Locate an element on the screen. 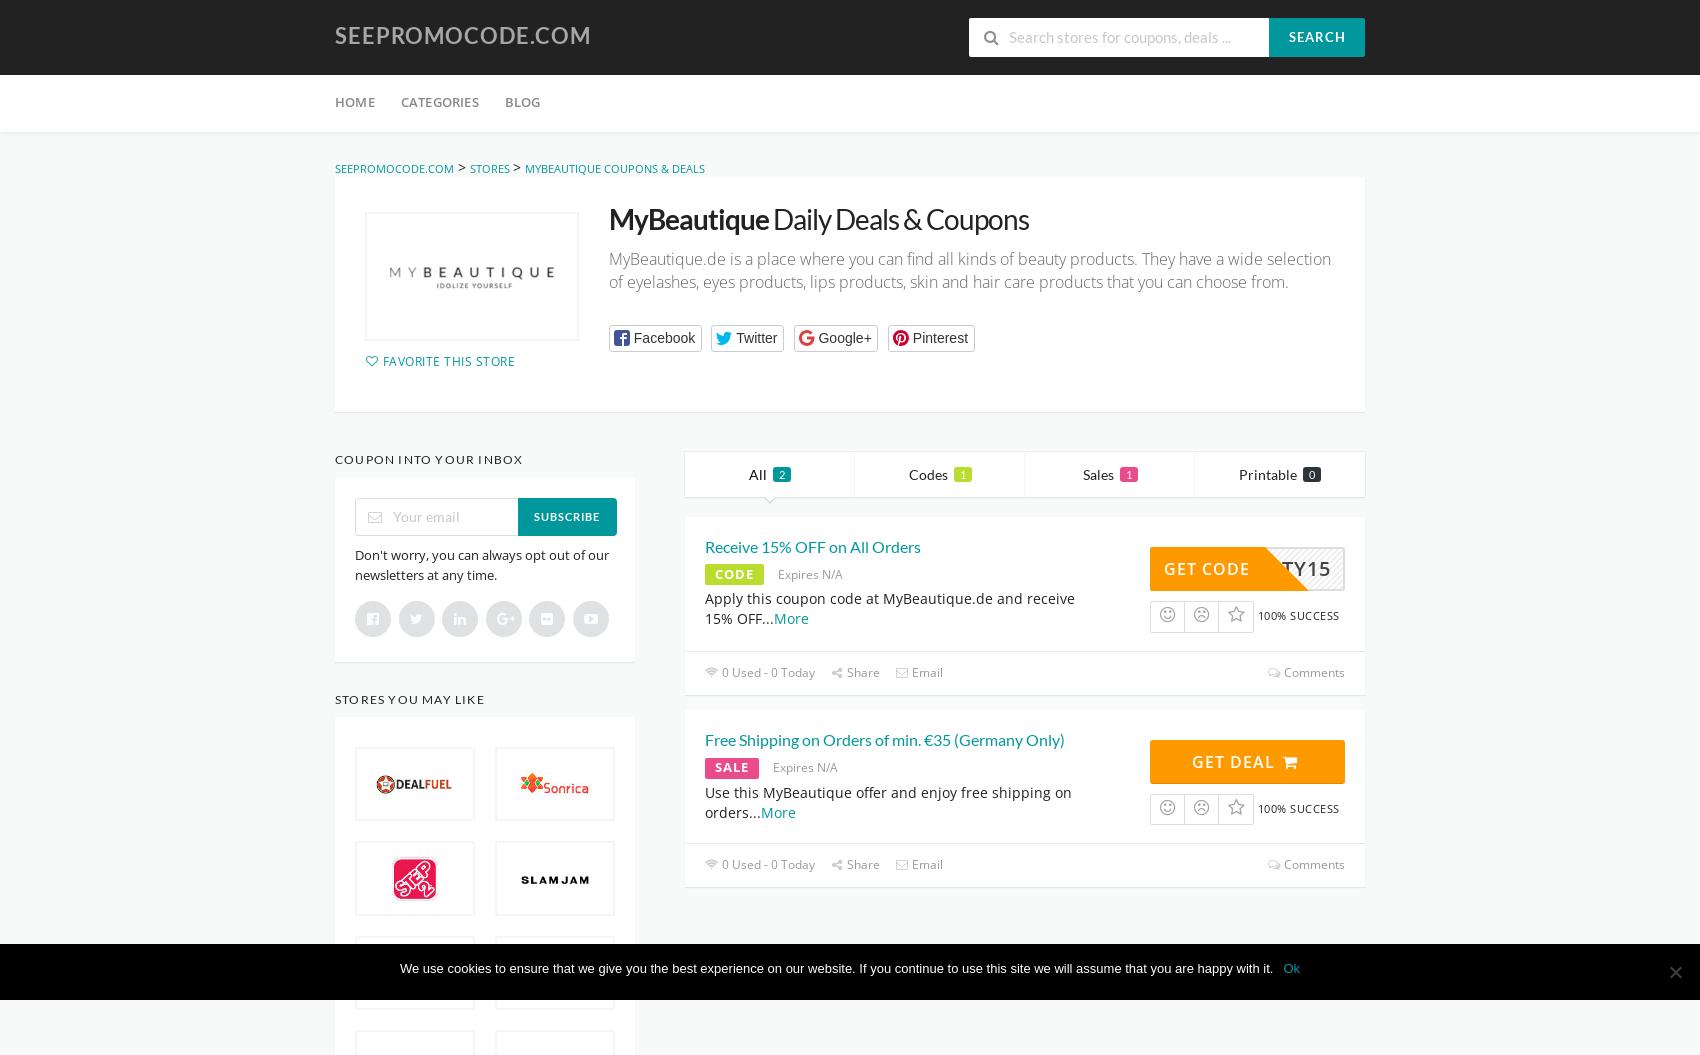  'Apply this coupon code at MyBeautique.de and receive 15% OFF' is located at coordinates (889, 608).